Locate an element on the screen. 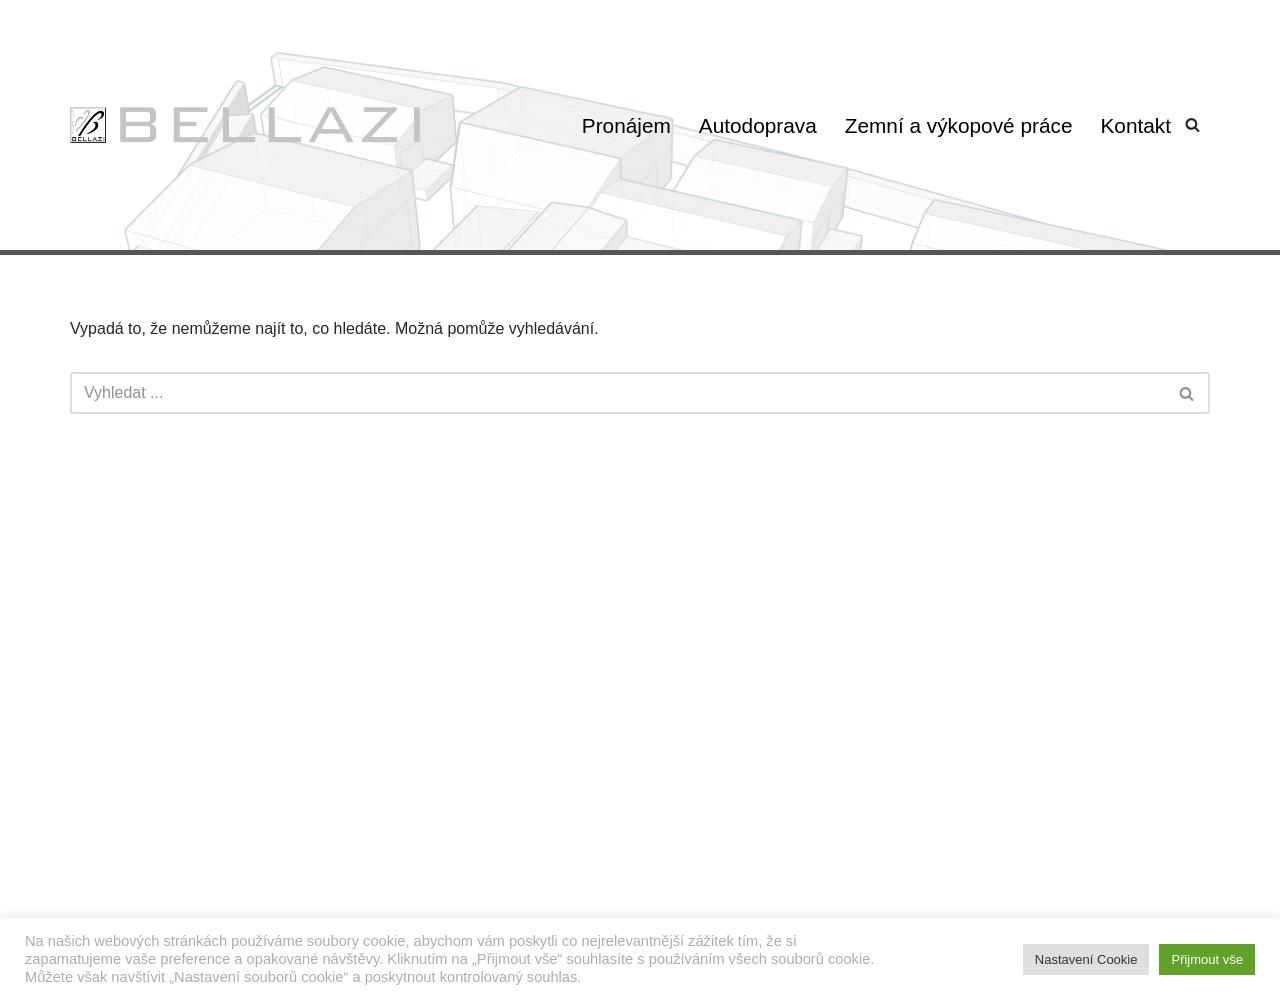  'Přijmout vše' is located at coordinates (1206, 957).